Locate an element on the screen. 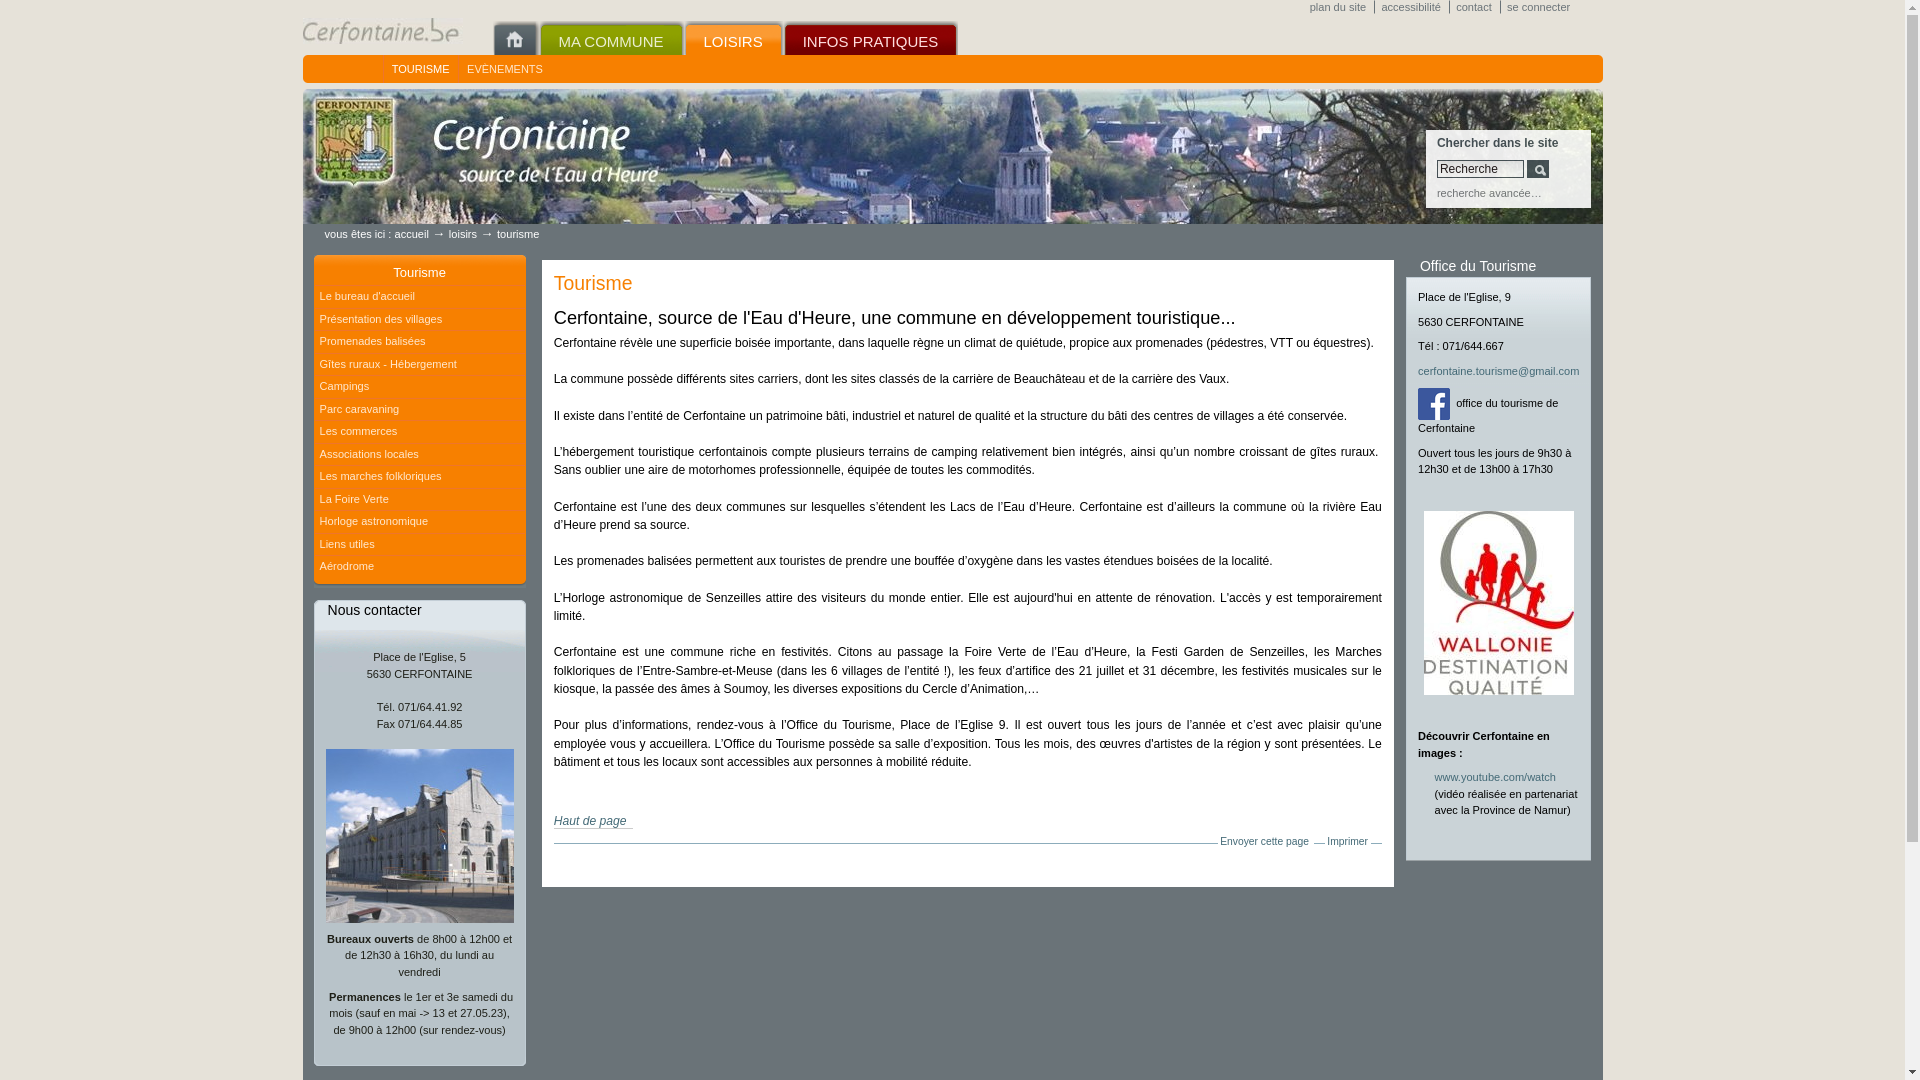  'Envoyer cette page' is located at coordinates (1263, 841).